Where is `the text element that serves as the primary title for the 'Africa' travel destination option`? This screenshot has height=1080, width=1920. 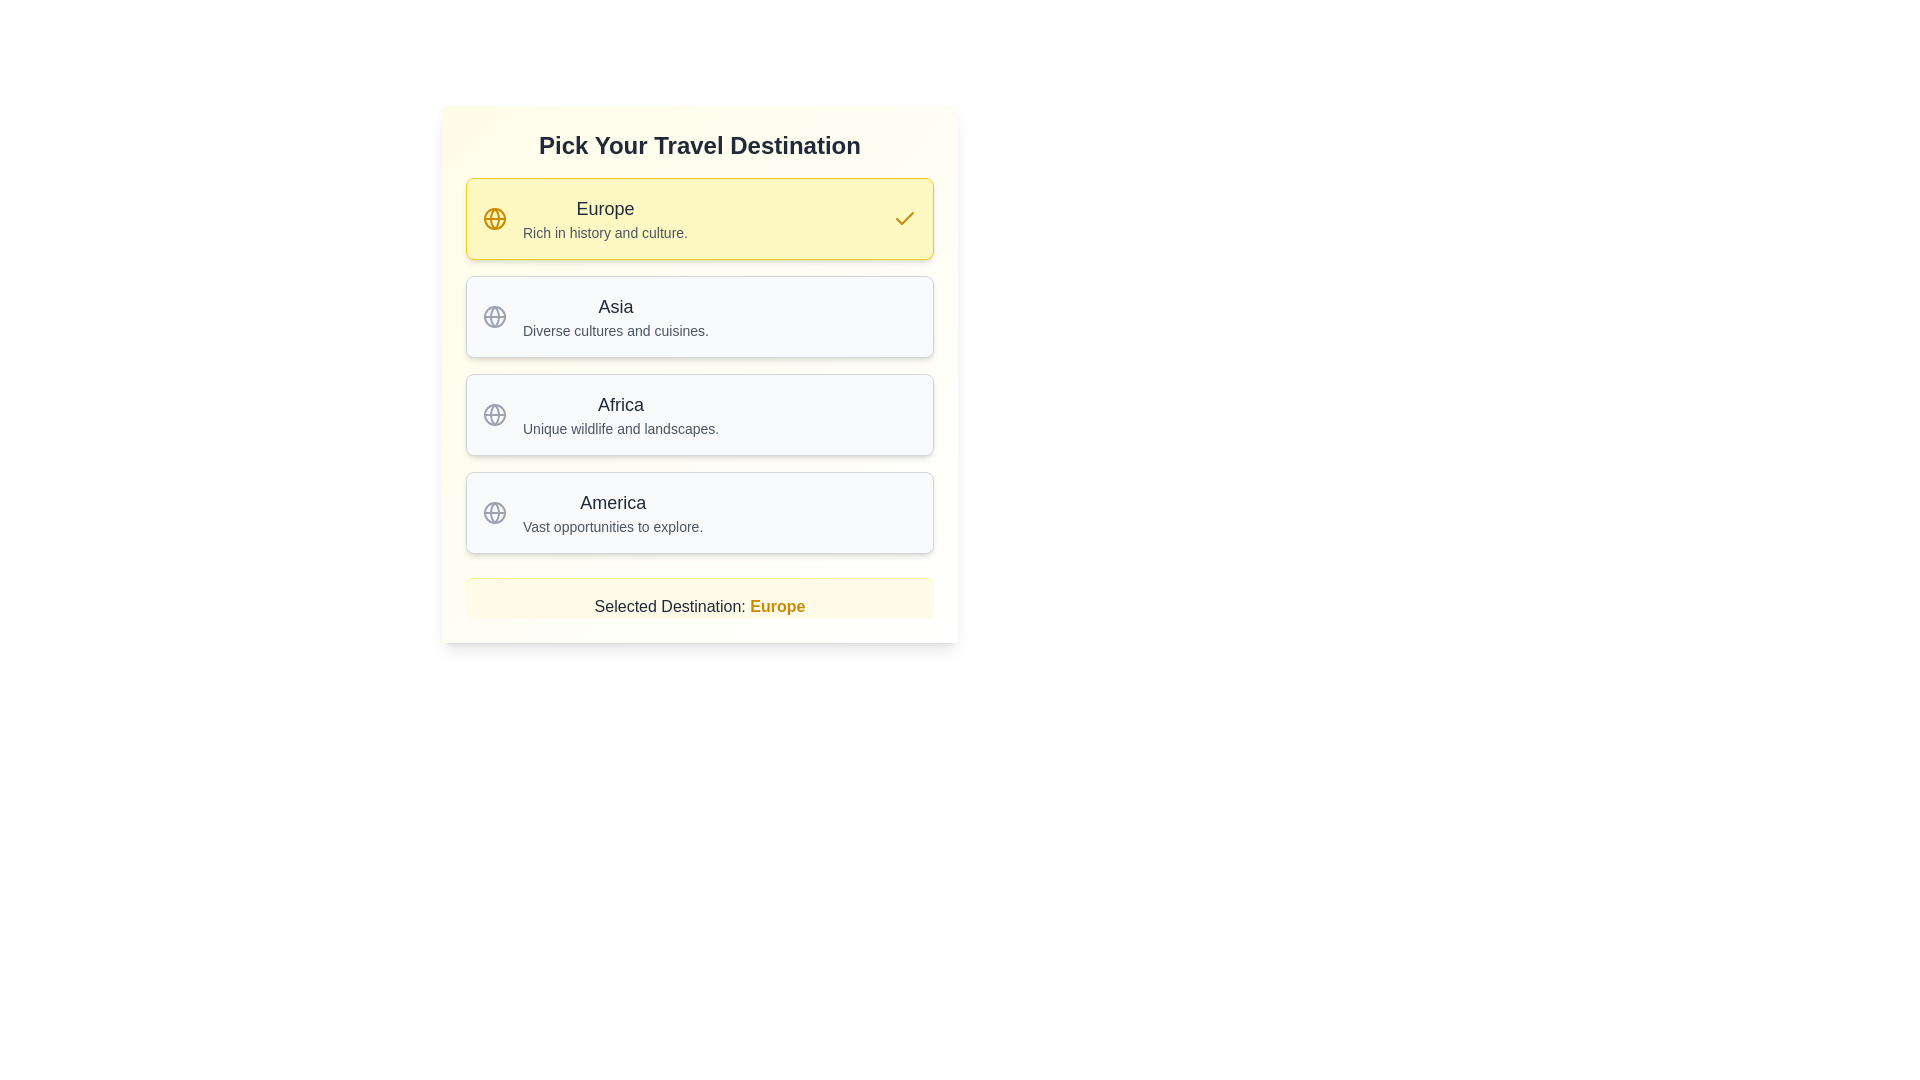
the text element that serves as the primary title for the 'Africa' travel destination option is located at coordinates (620, 405).